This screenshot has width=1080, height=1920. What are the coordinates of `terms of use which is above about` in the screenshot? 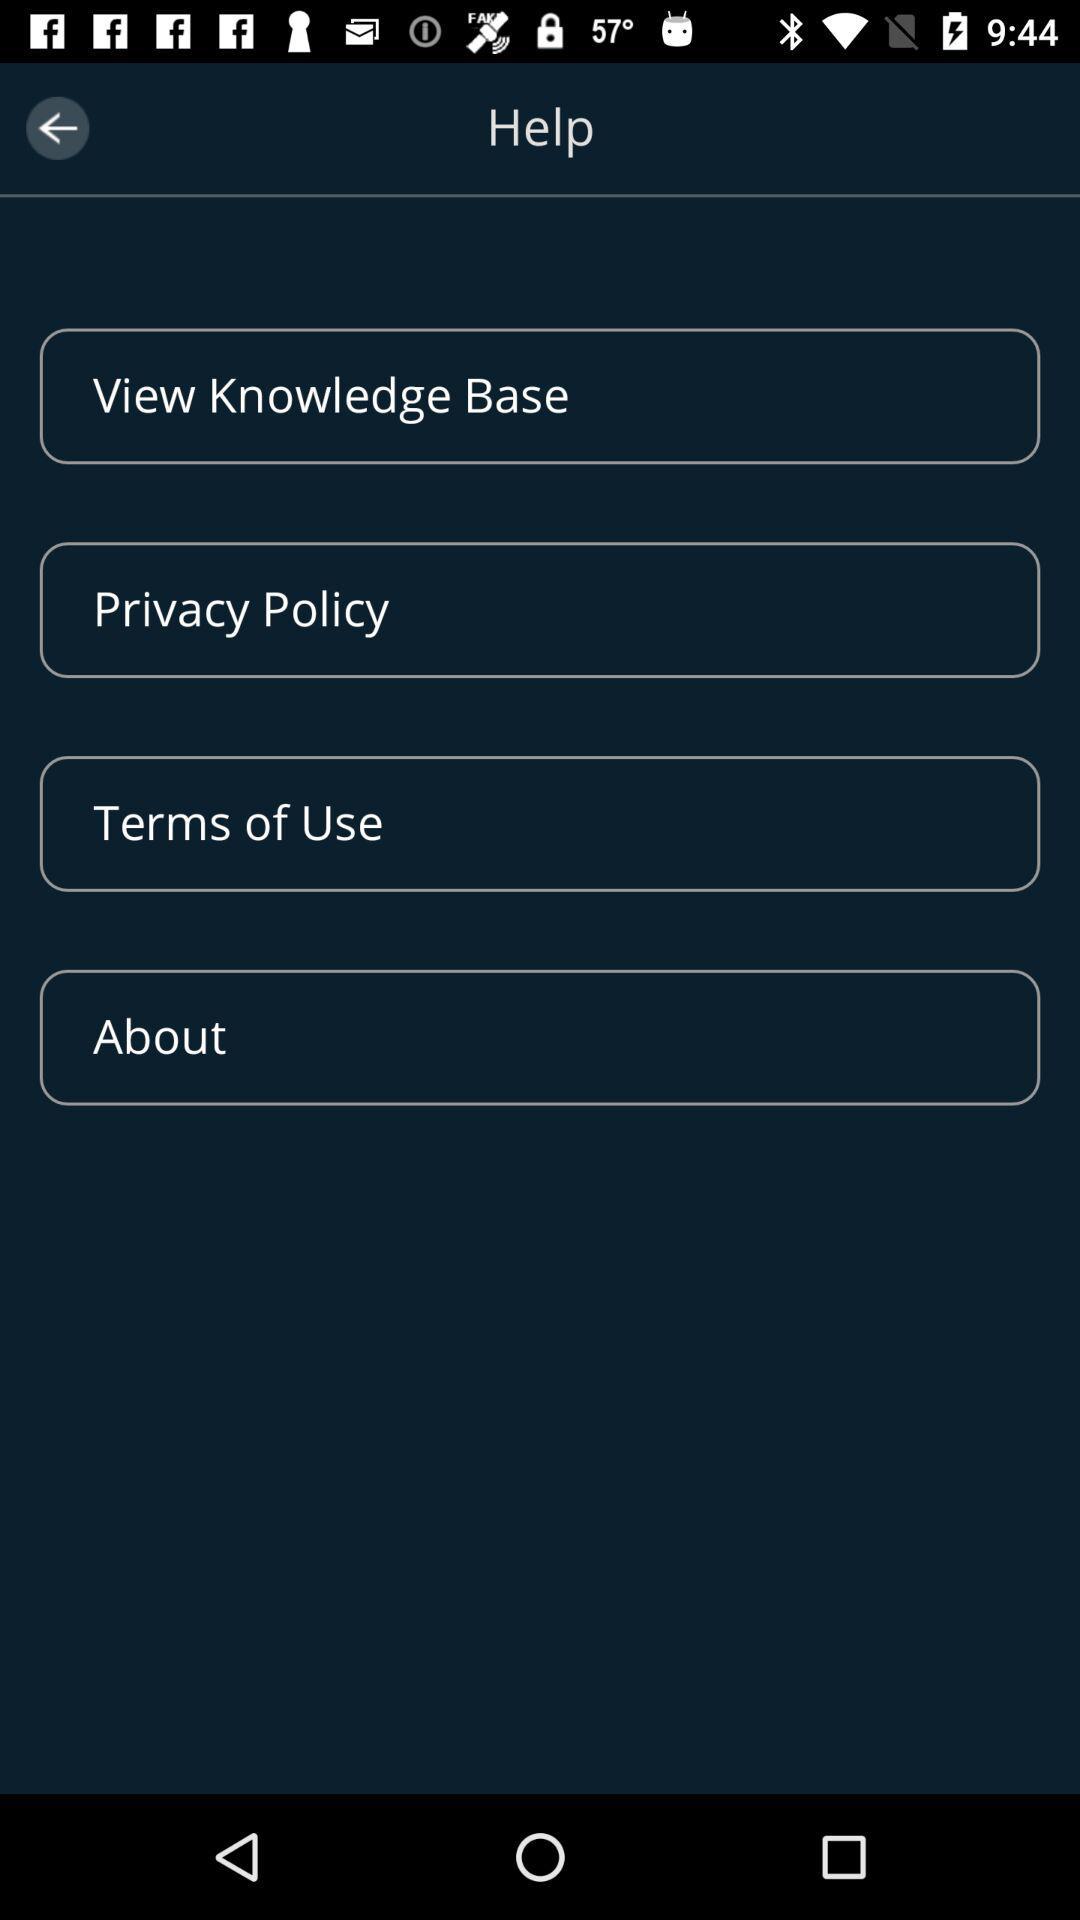 It's located at (540, 824).